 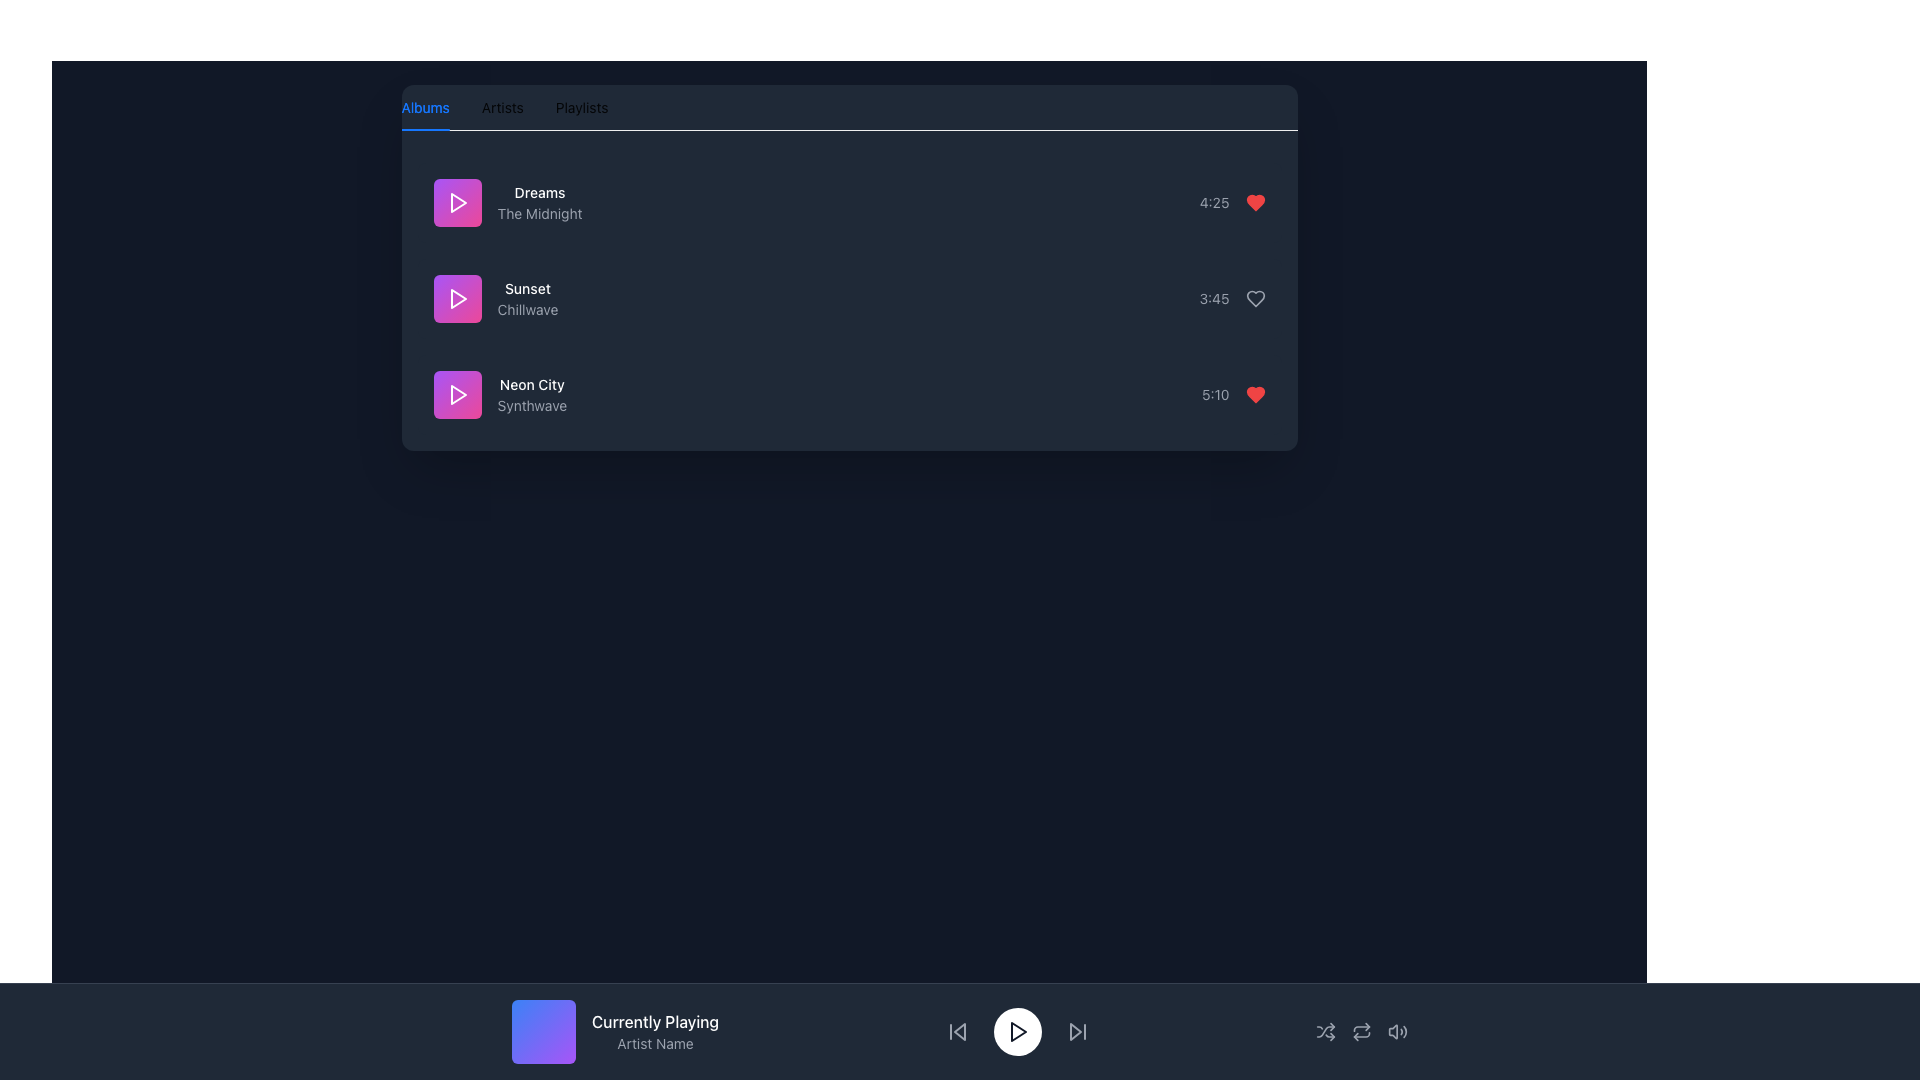 What do you see at coordinates (528, 299) in the screenshot?
I see `the text label displaying 'Sunset' in white and 'Chillwave' in gray, located on a dark blue background, positioned as the second item in a vertically-aligned list of items` at bounding box center [528, 299].